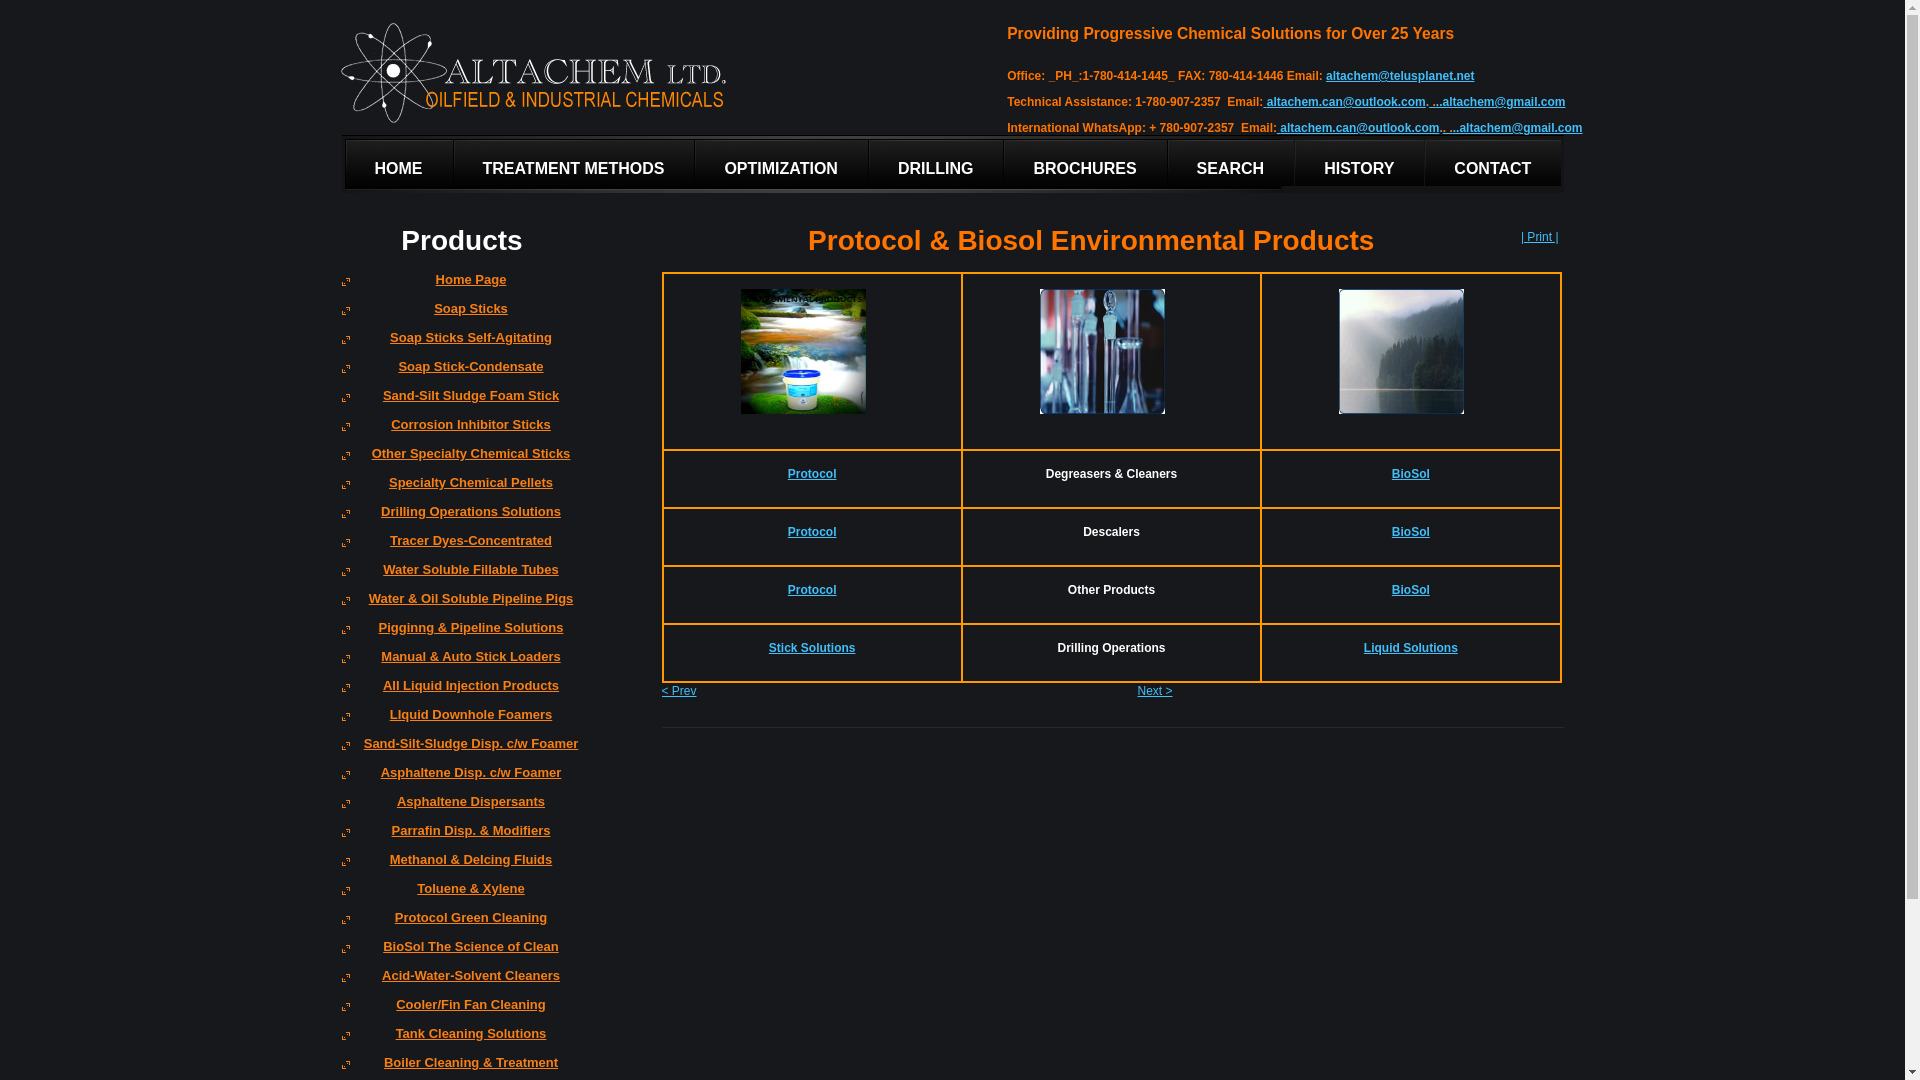  I want to click on 'SEARCH', so click(1230, 163).